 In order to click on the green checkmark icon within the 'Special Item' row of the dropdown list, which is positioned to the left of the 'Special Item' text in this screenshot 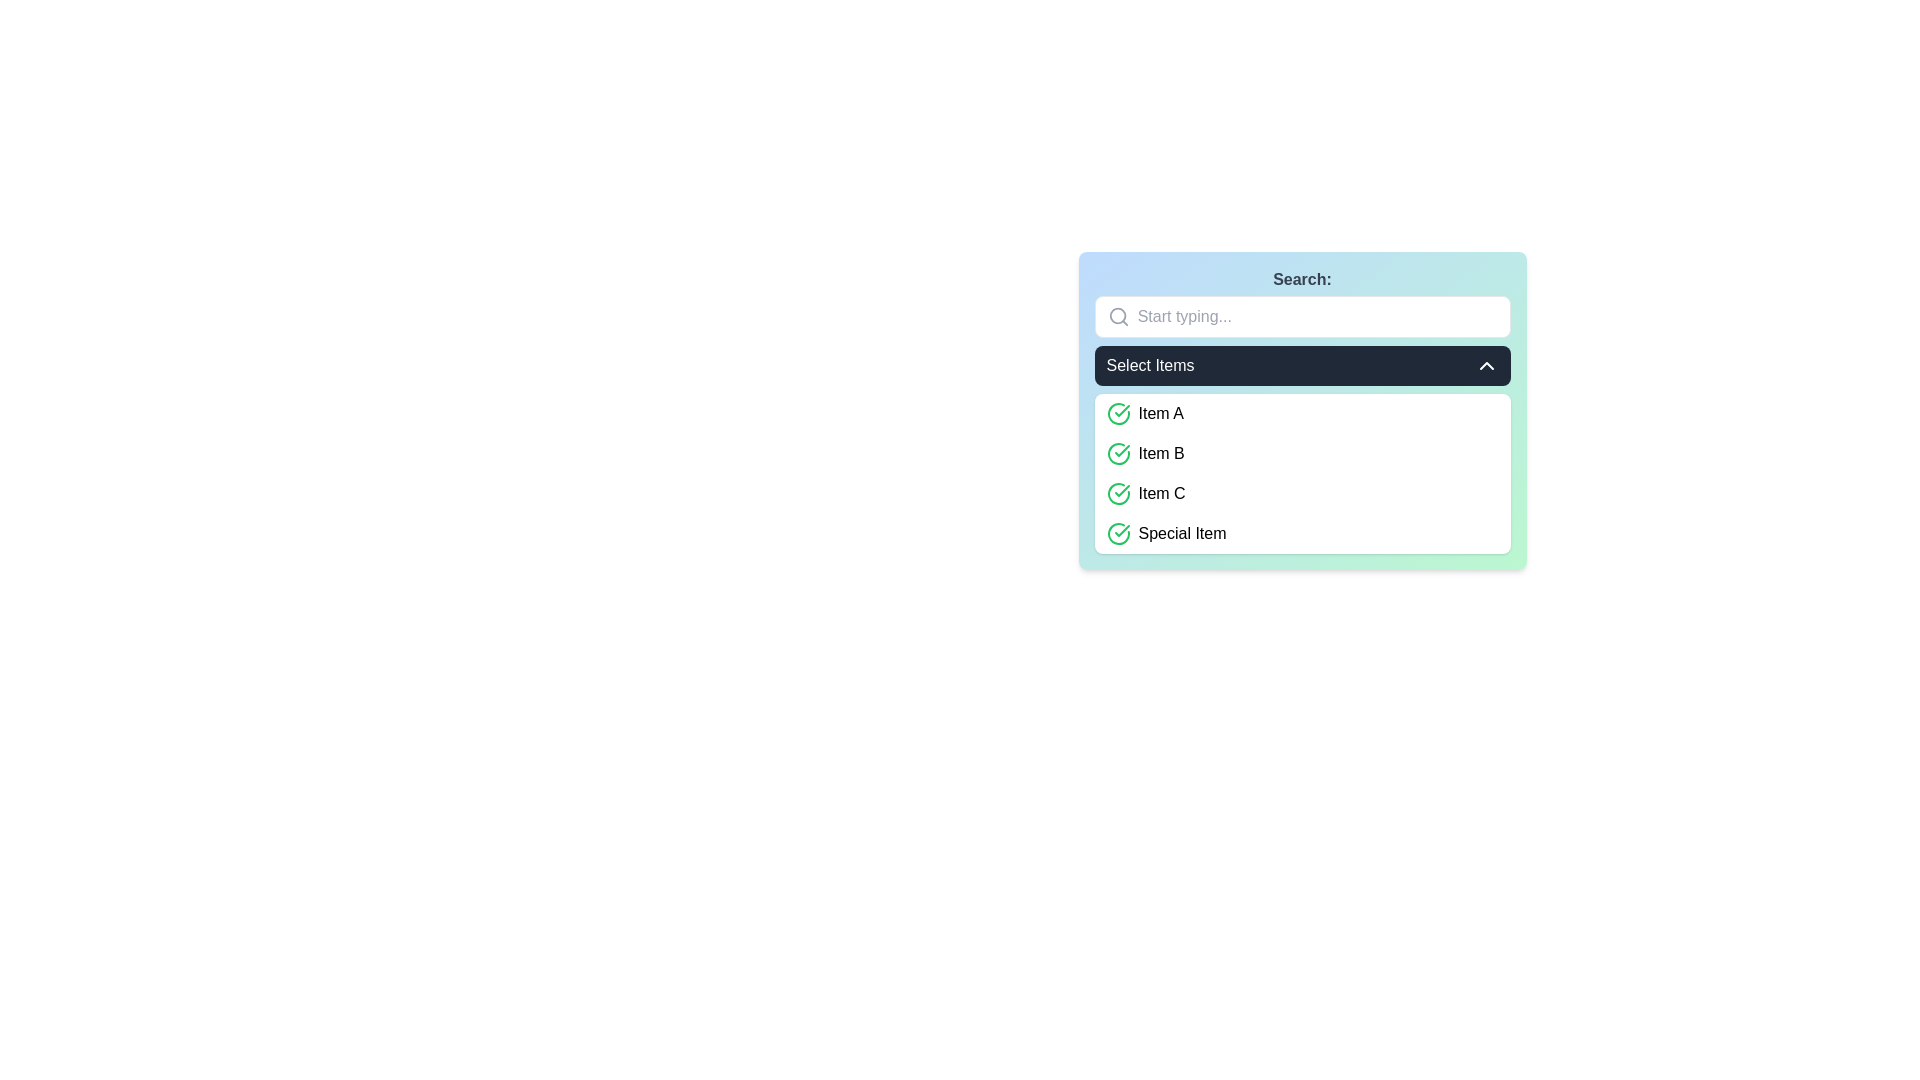, I will do `click(1117, 532)`.